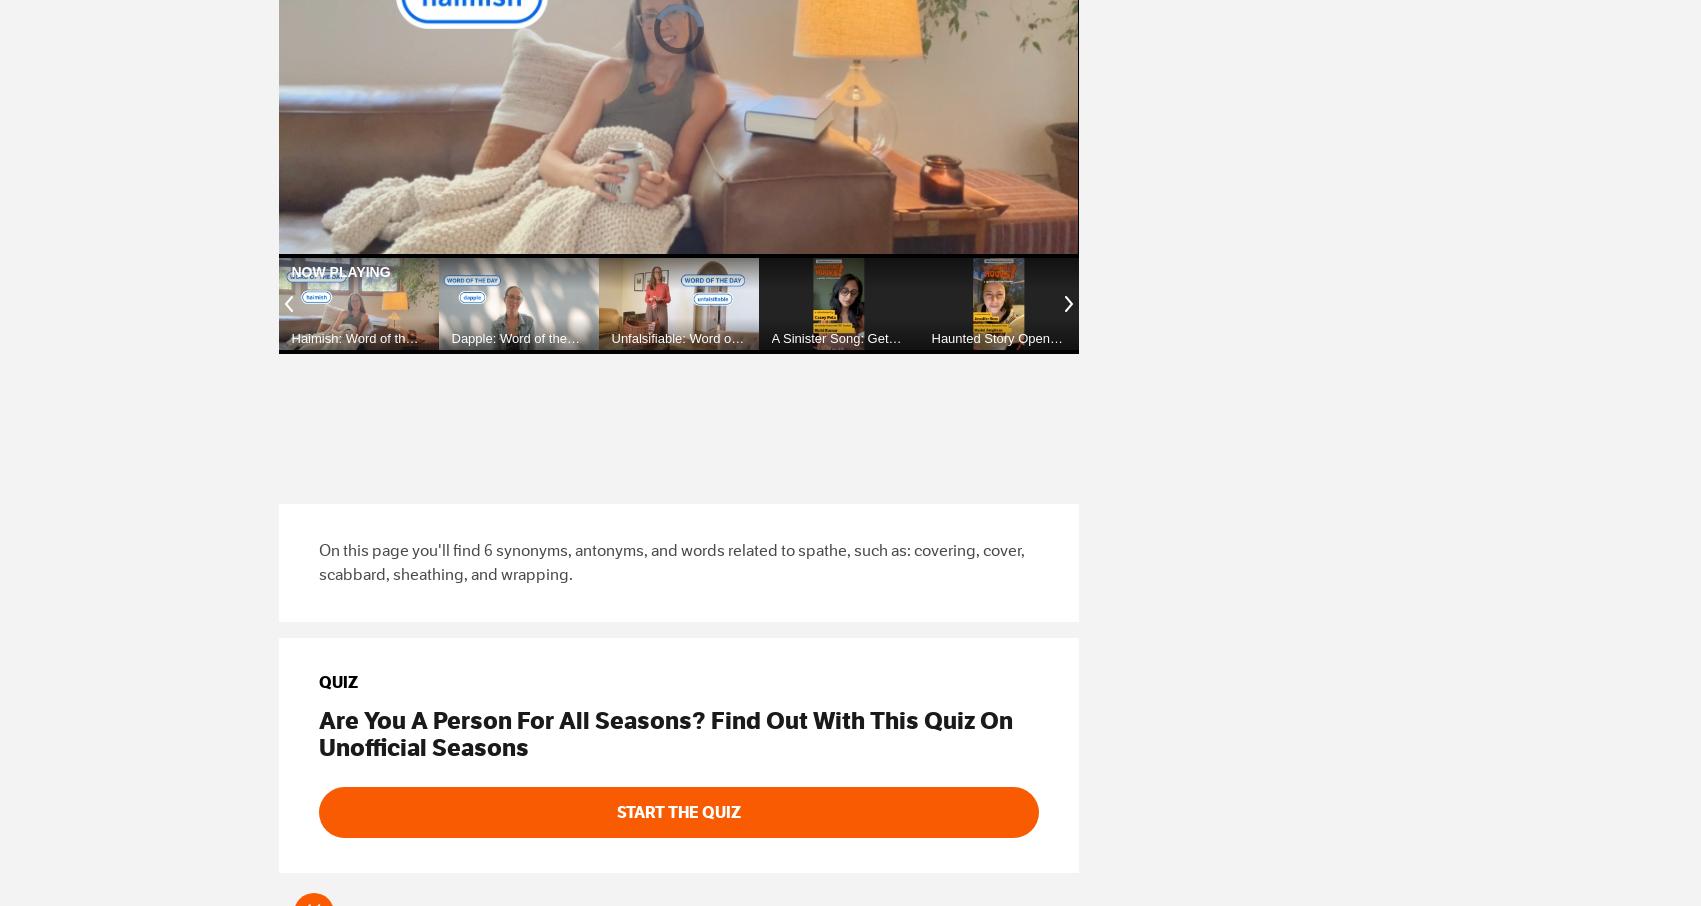 The height and width of the screenshot is (906, 1701). Describe the element at coordinates (1476, 352) in the screenshot. I see `'Why Do We Say "Trick Or Treat" On Halloween?'` at that location.